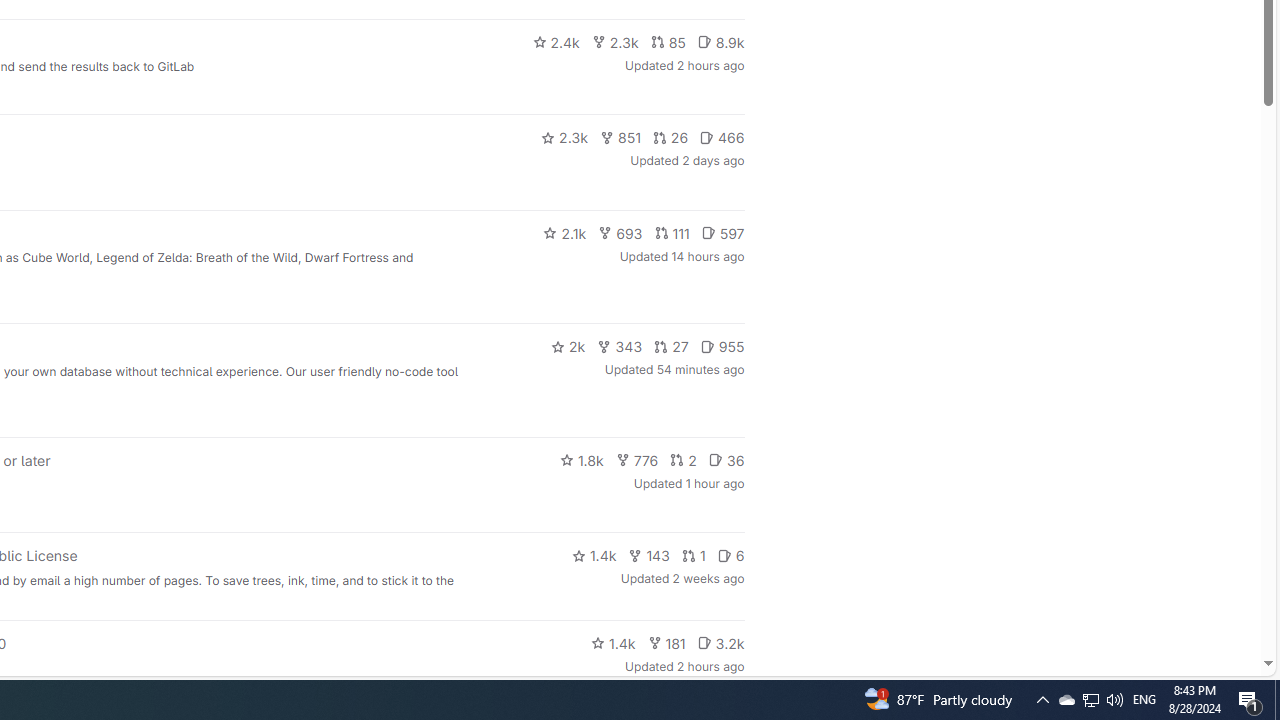  Describe the element at coordinates (725, 460) in the screenshot. I see `'36'` at that location.